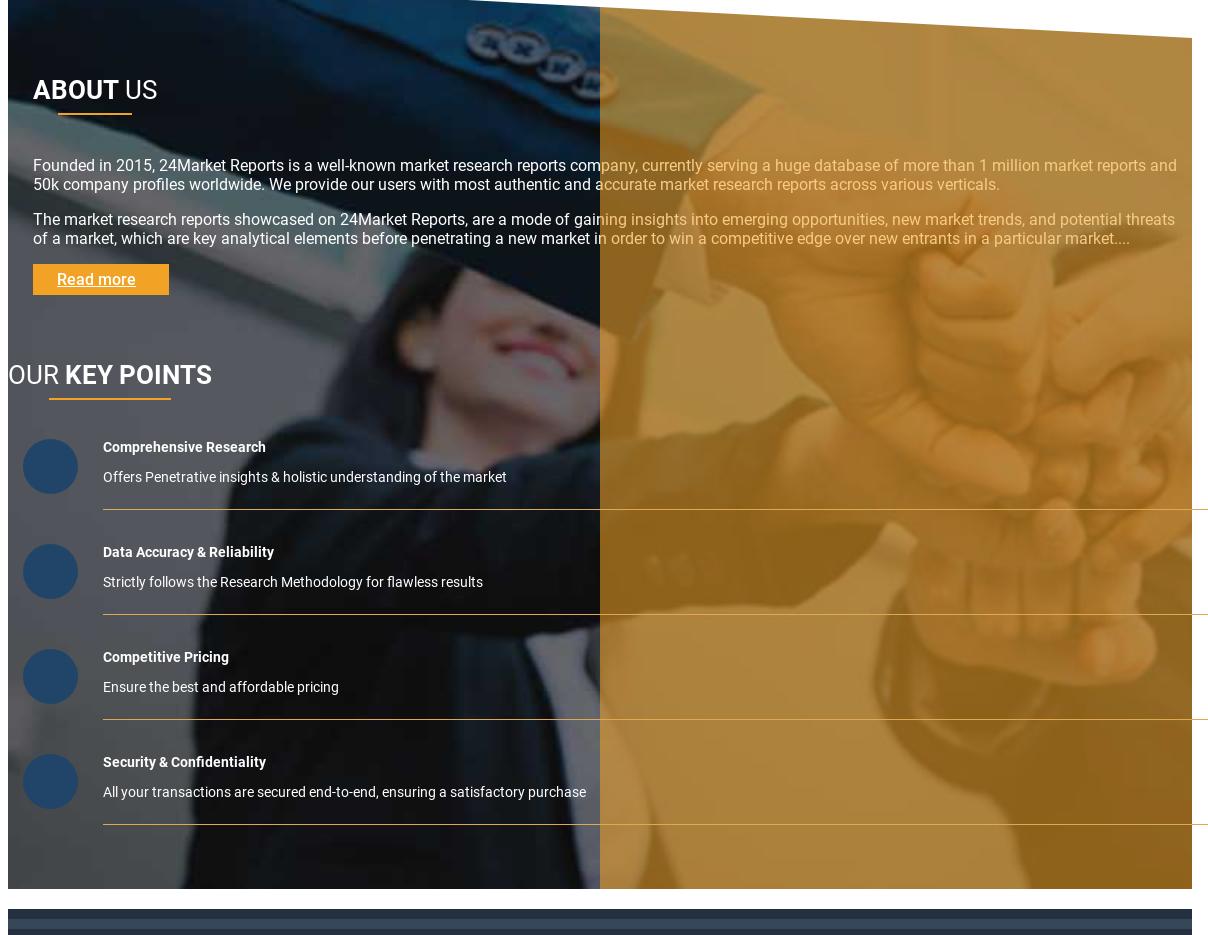 Image resolution: width=1208 pixels, height=935 pixels. I want to click on 'Data Accuracy & Reliability', so click(188, 551).